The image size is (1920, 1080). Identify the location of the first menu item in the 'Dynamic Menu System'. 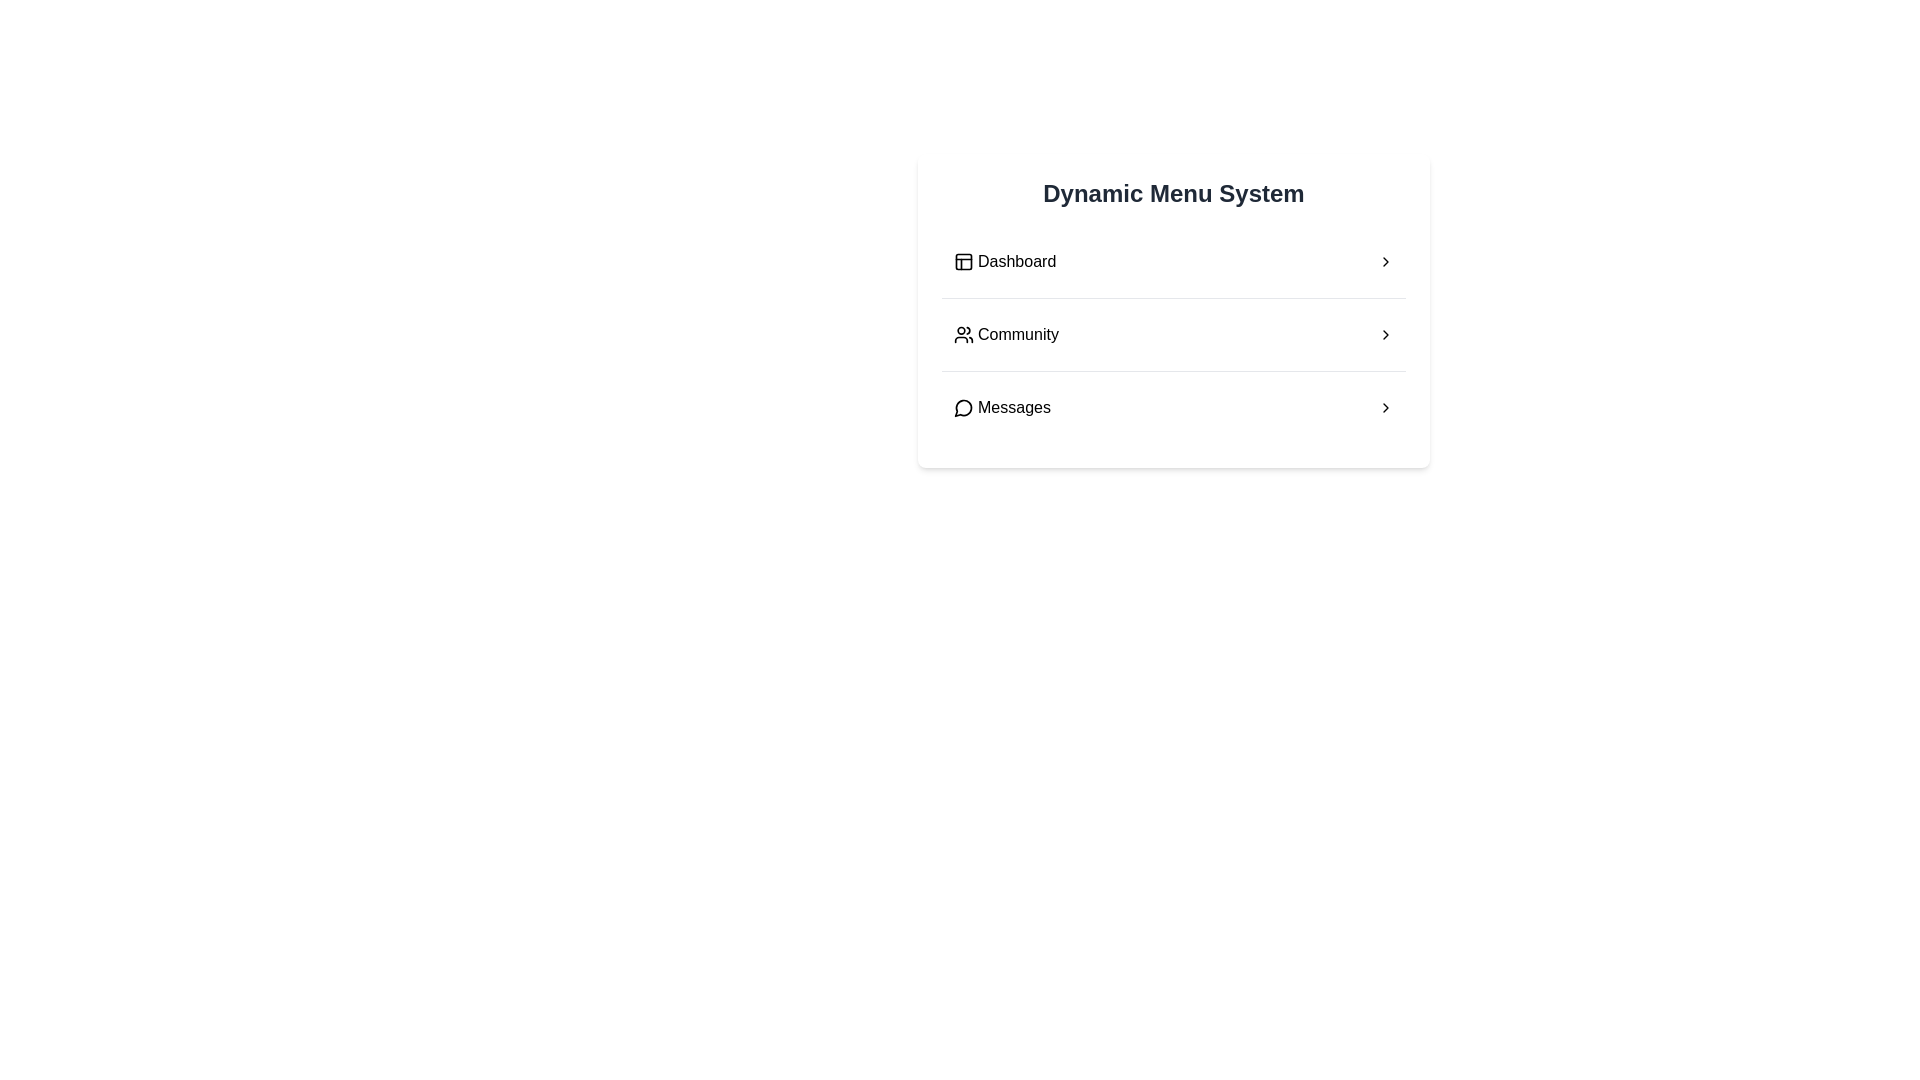
(1174, 261).